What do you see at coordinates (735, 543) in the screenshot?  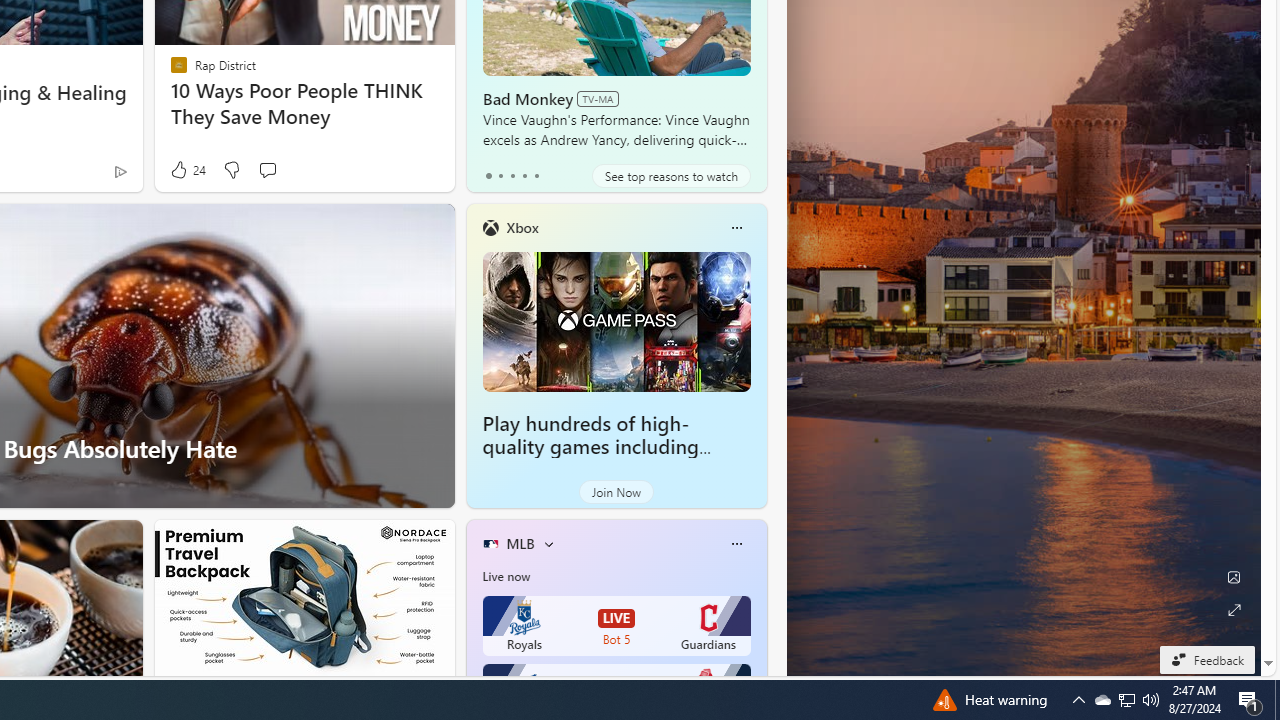 I see `'Class: icon-img'` at bounding box center [735, 543].